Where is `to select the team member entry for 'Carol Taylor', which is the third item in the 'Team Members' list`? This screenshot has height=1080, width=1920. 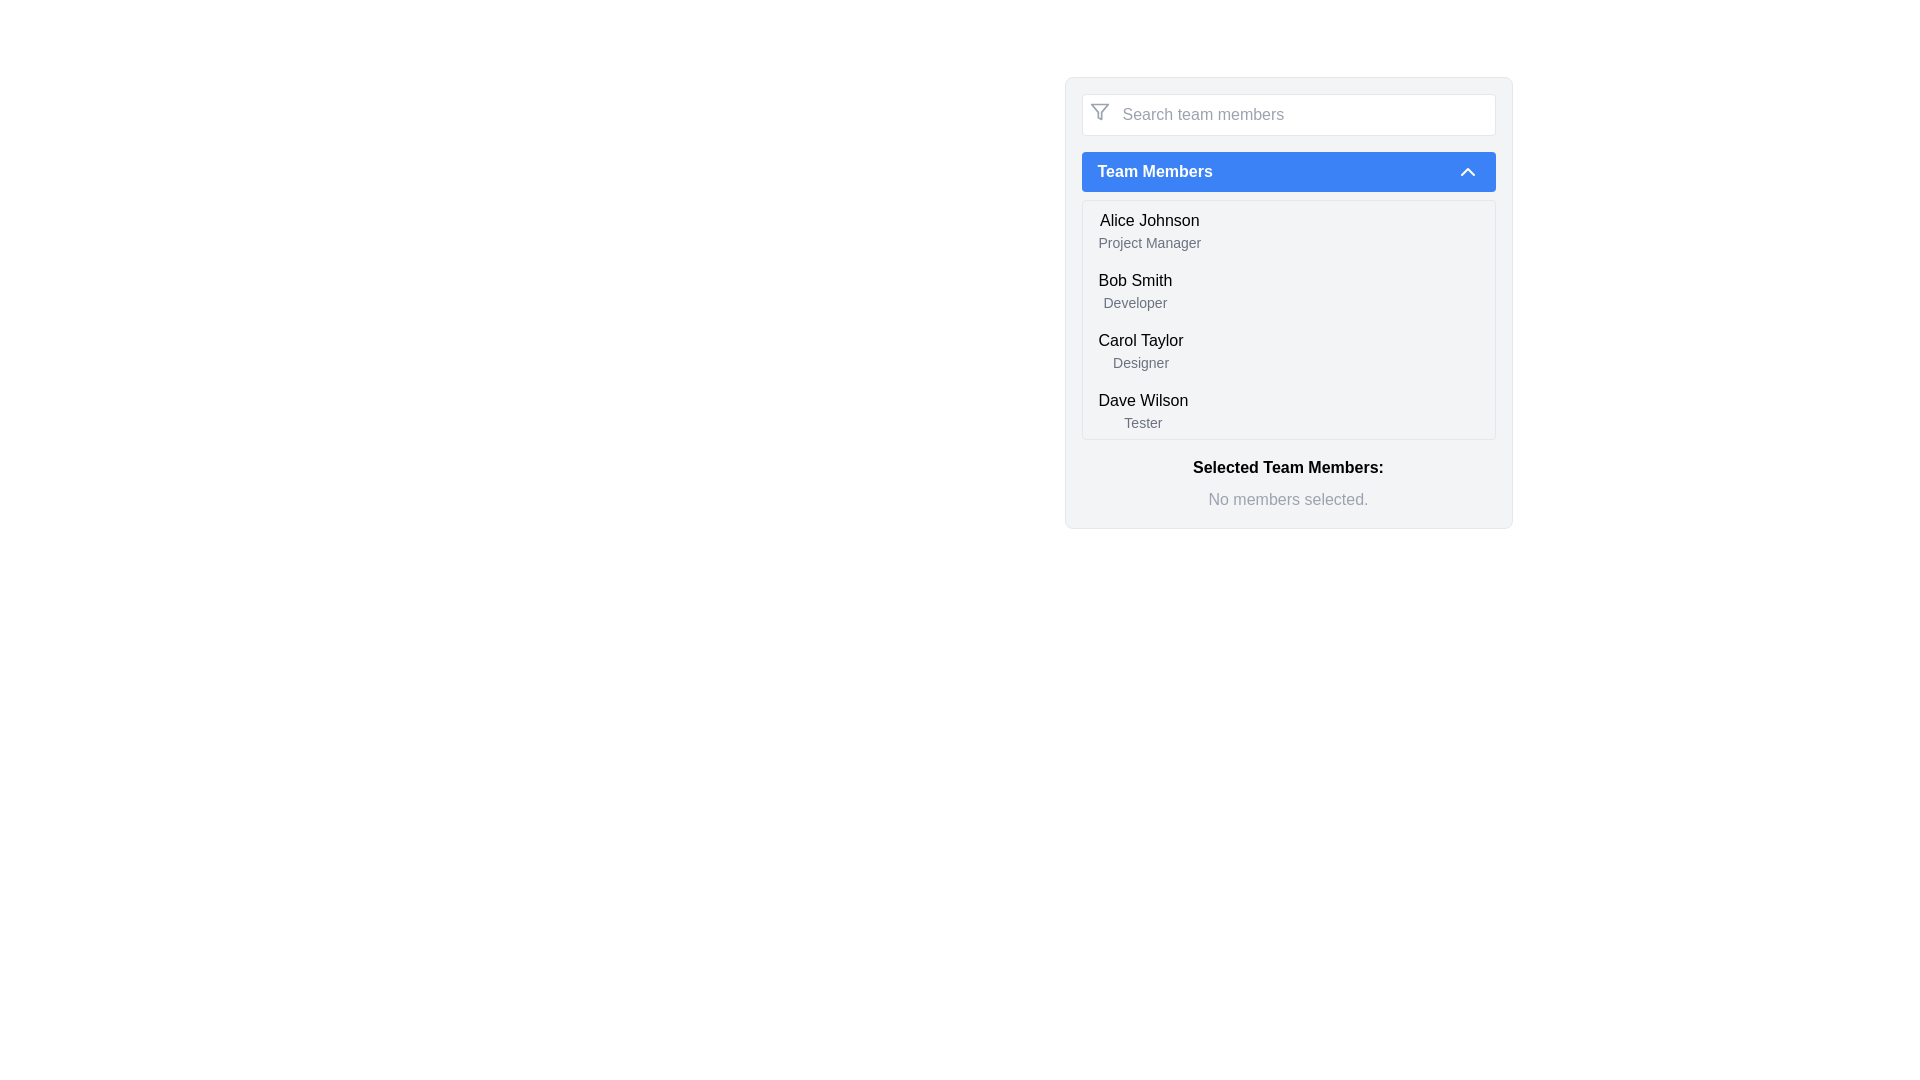 to select the team member entry for 'Carol Taylor', which is the third item in the 'Team Members' list is located at coordinates (1288, 350).